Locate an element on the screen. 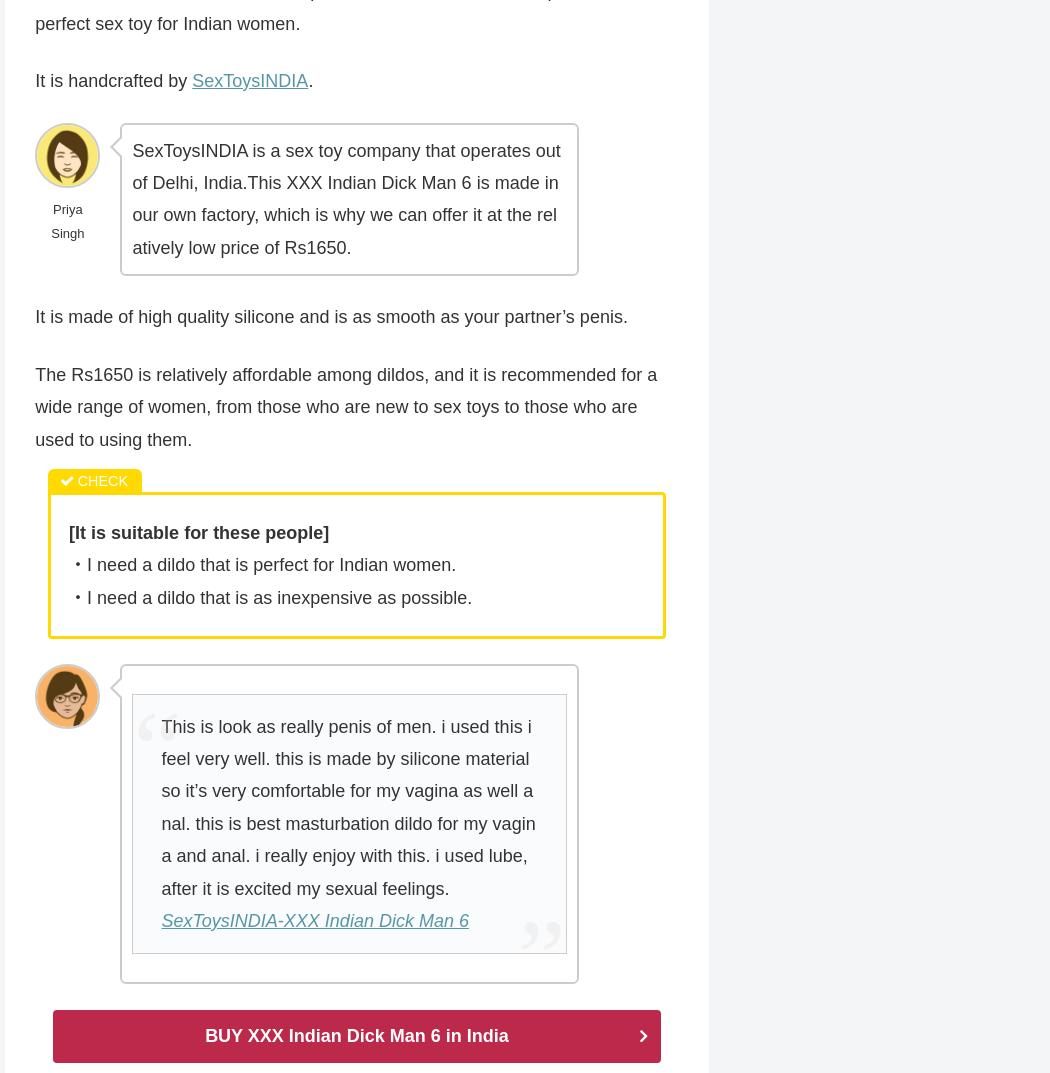  '・I need a dildo that is as inexpensive as possible.' is located at coordinates (269, 597).